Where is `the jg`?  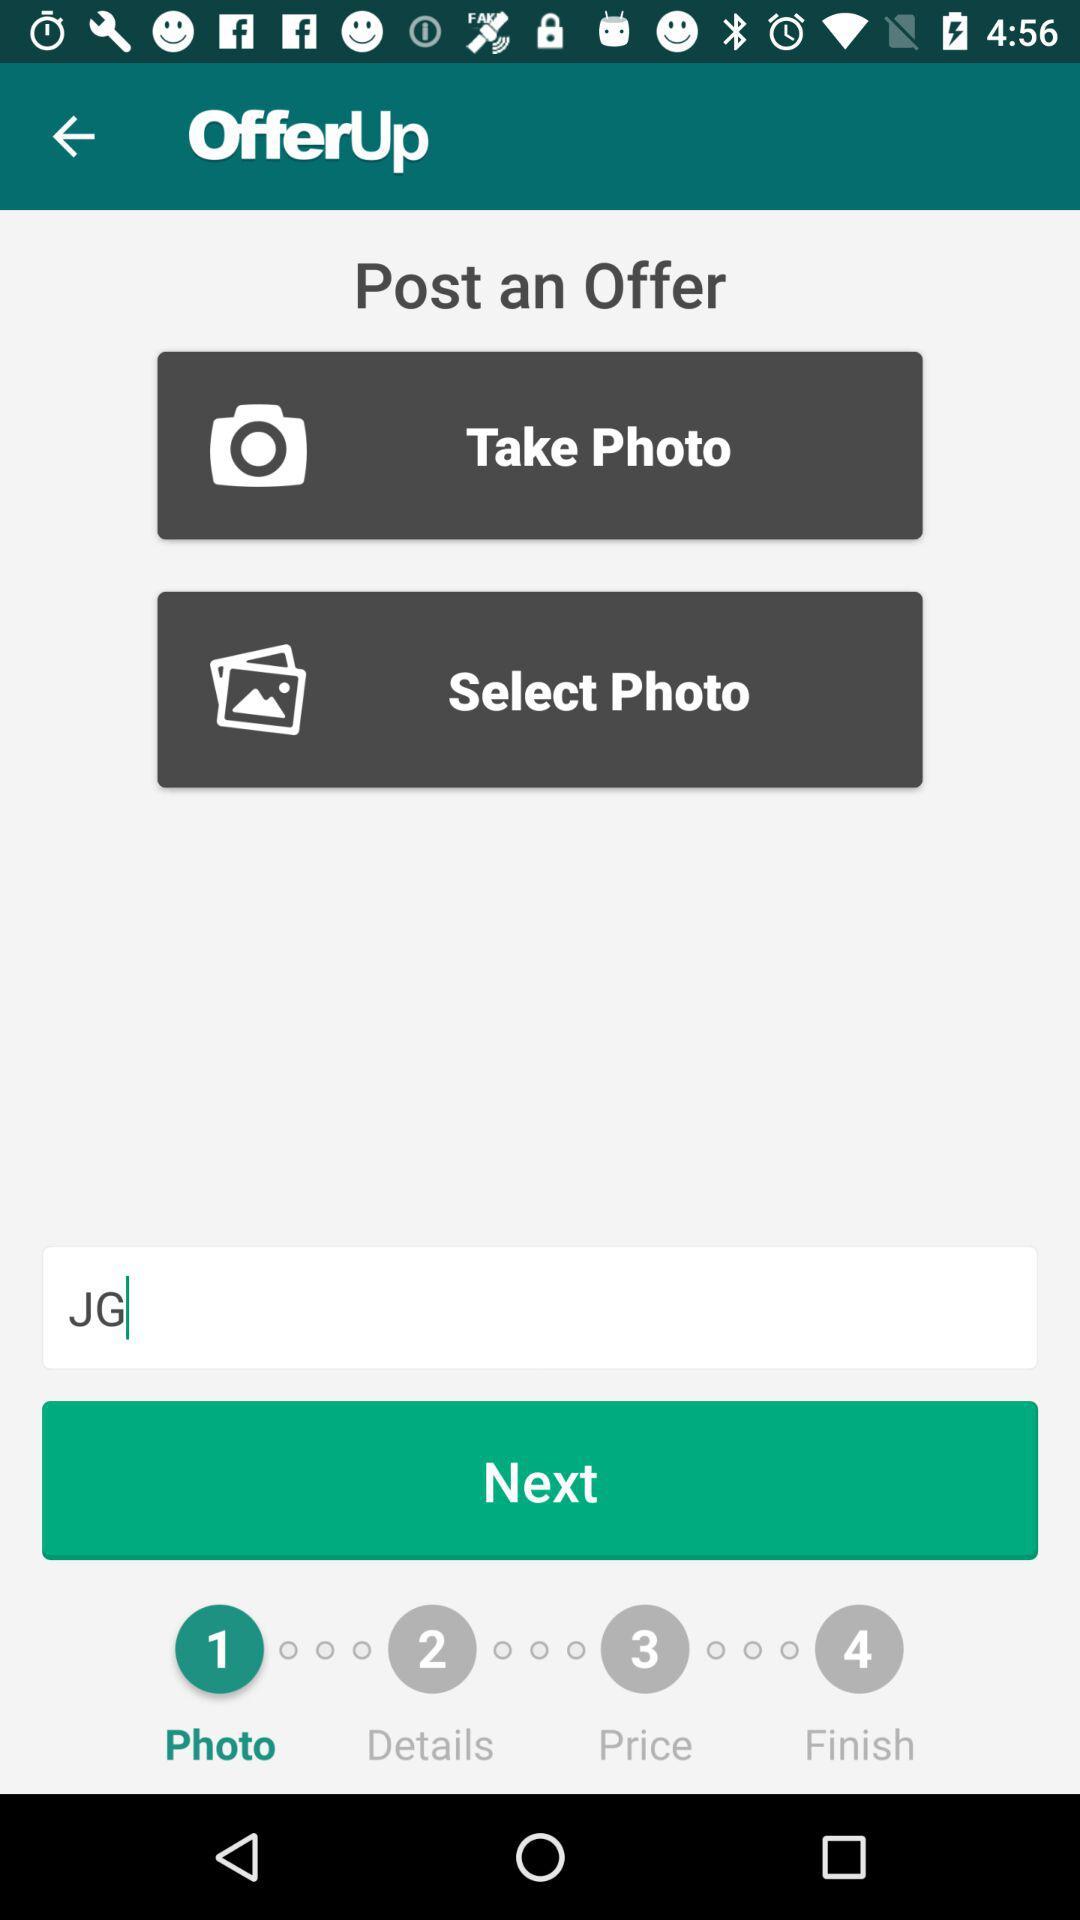 the jg is located at coordinates (540, 1307).